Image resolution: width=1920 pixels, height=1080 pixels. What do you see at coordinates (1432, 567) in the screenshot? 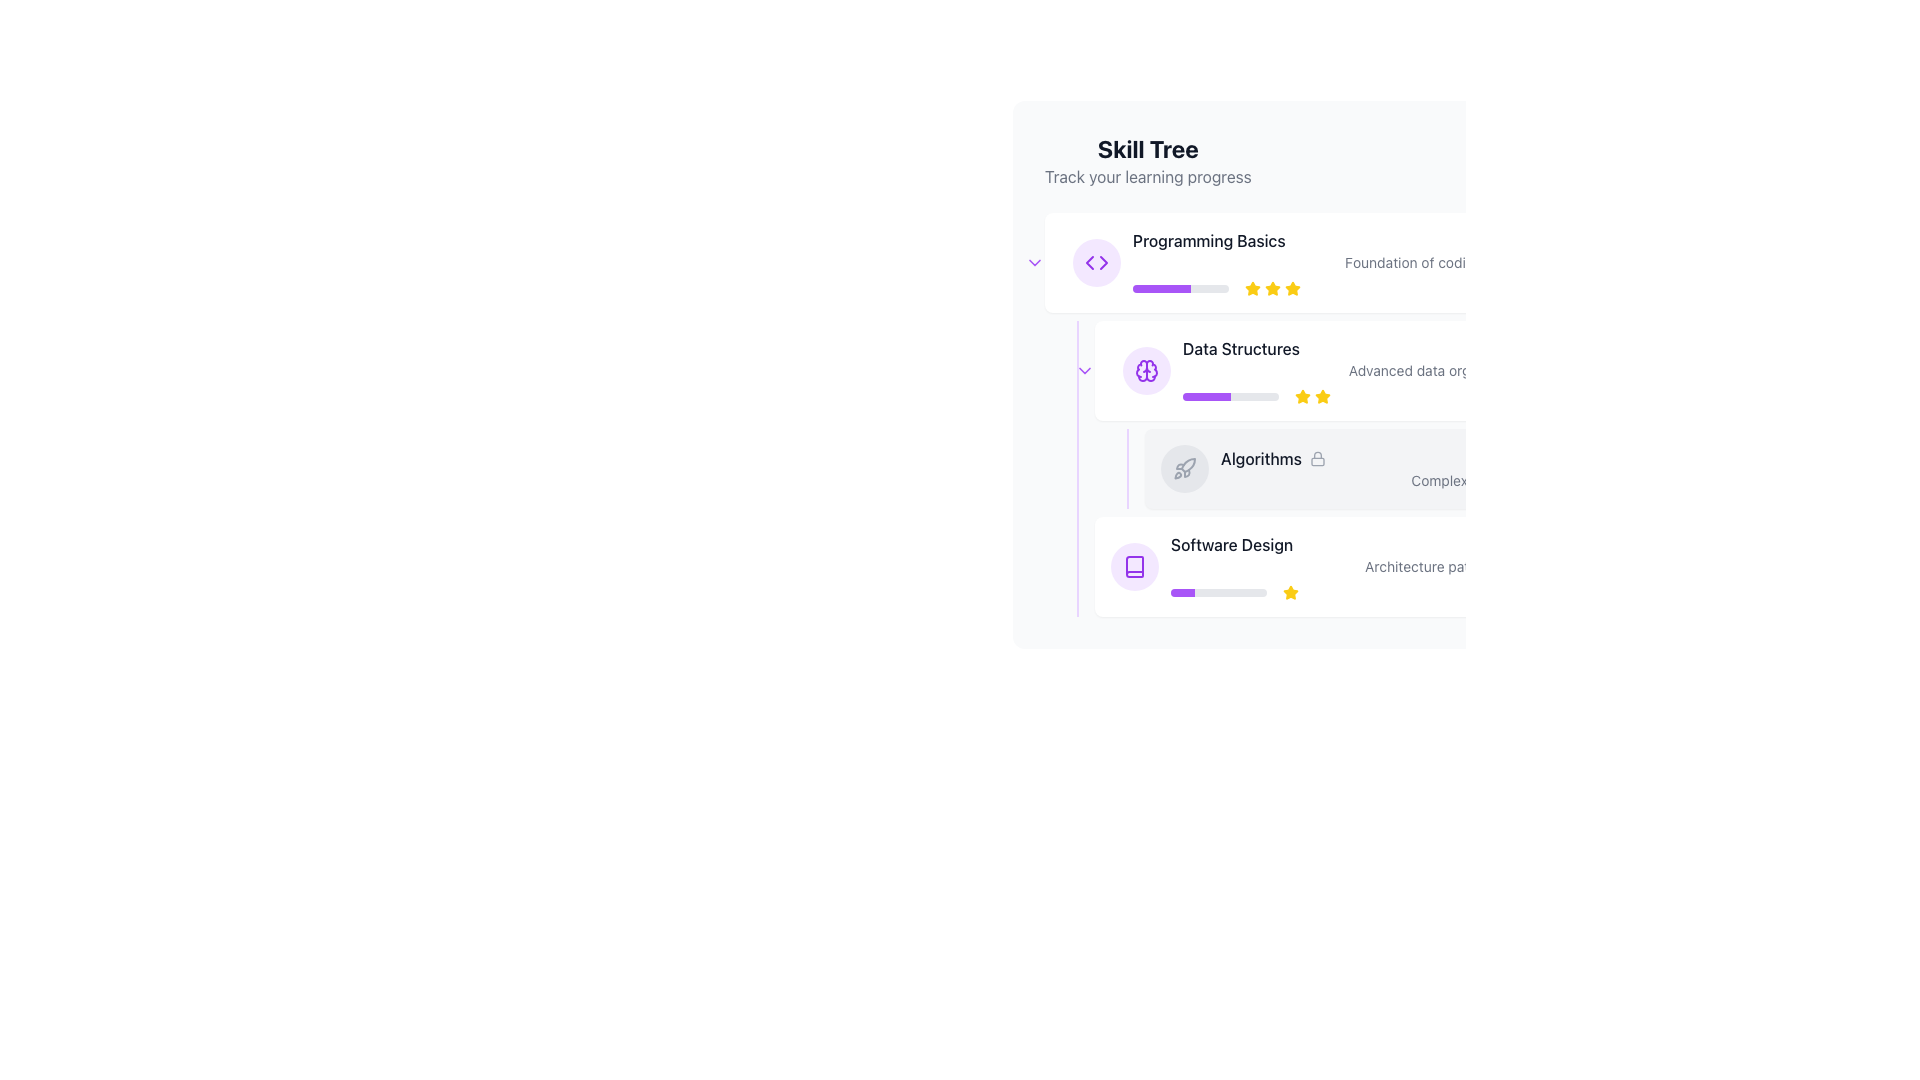
I see `text content of the 'Software Design' skill card which includes 'Software Design' in bold and 'Architecture patterns' in smaller text` at bounding box center [1432, 567].